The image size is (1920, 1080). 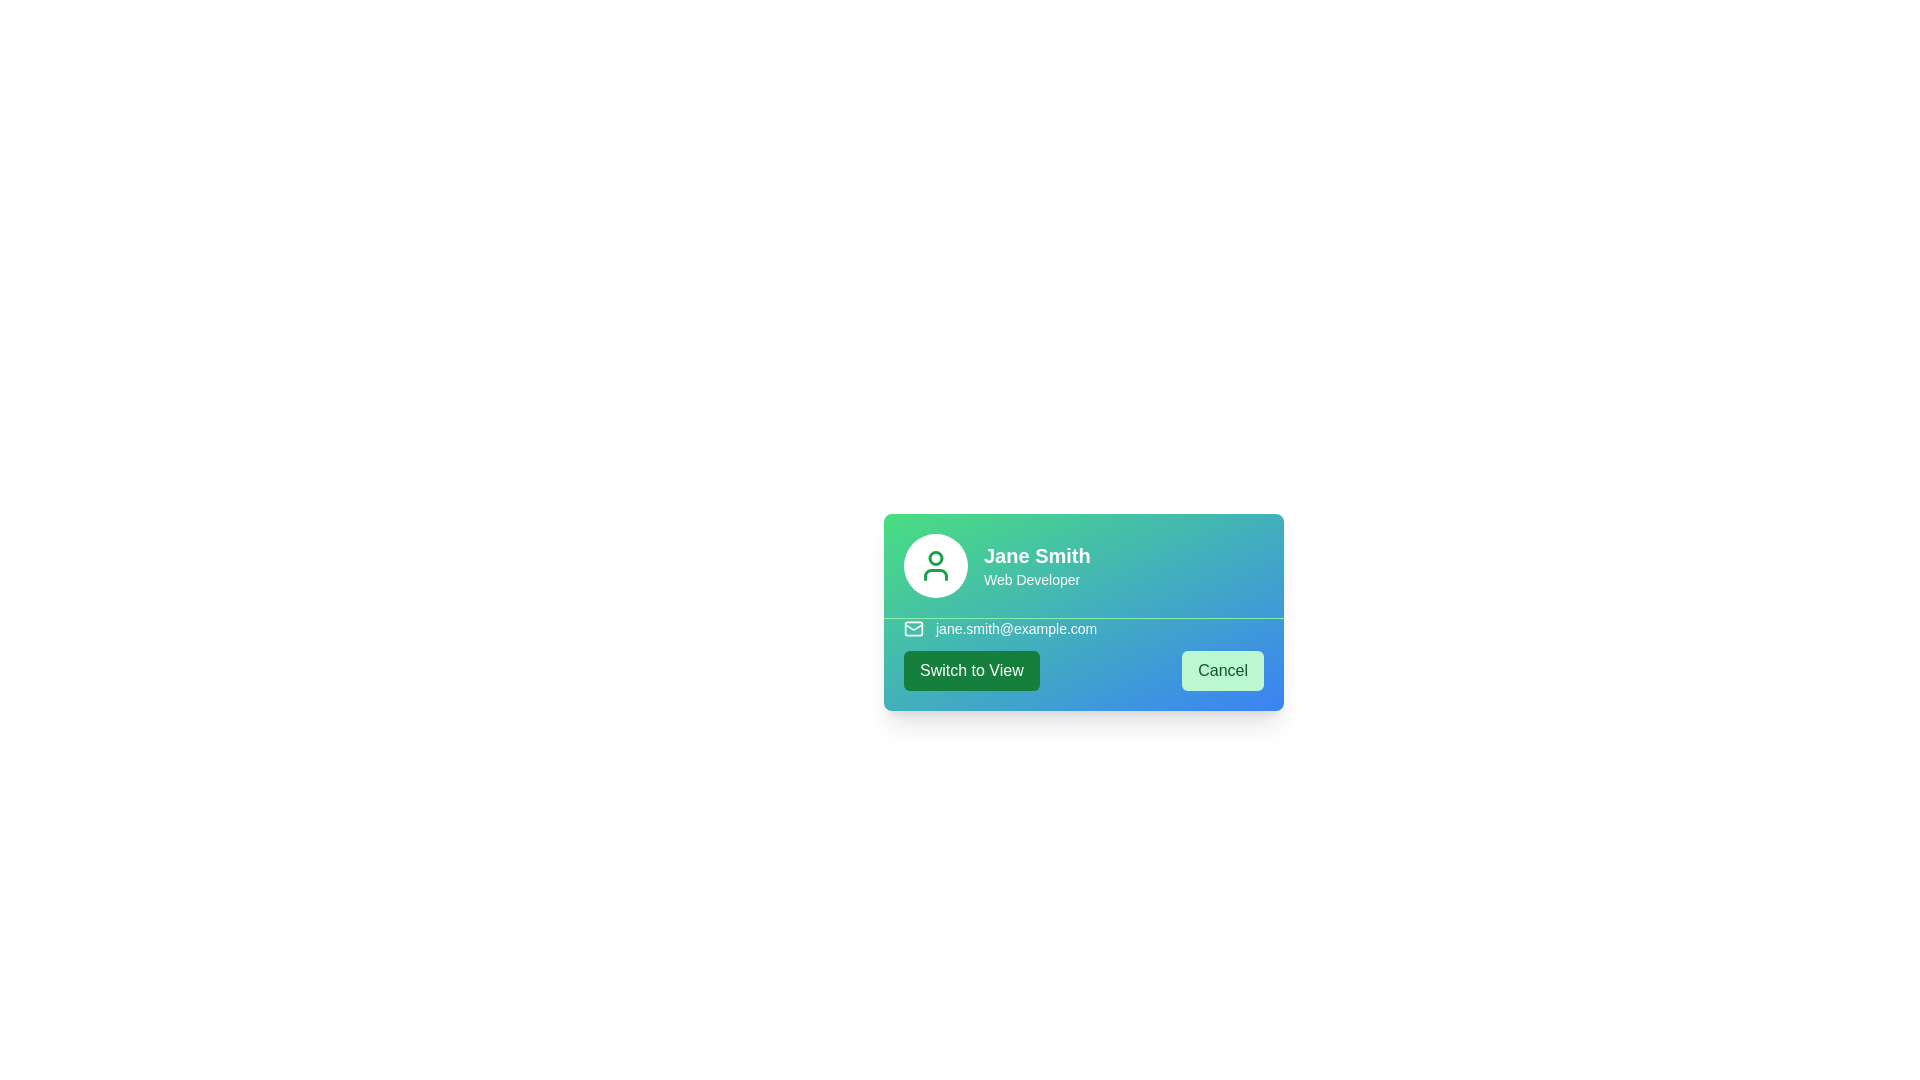 I want to click on the toggle button located at the bottom left of a horizontal button group, which changes the displayed content or layout, so click(x=971, y=671).